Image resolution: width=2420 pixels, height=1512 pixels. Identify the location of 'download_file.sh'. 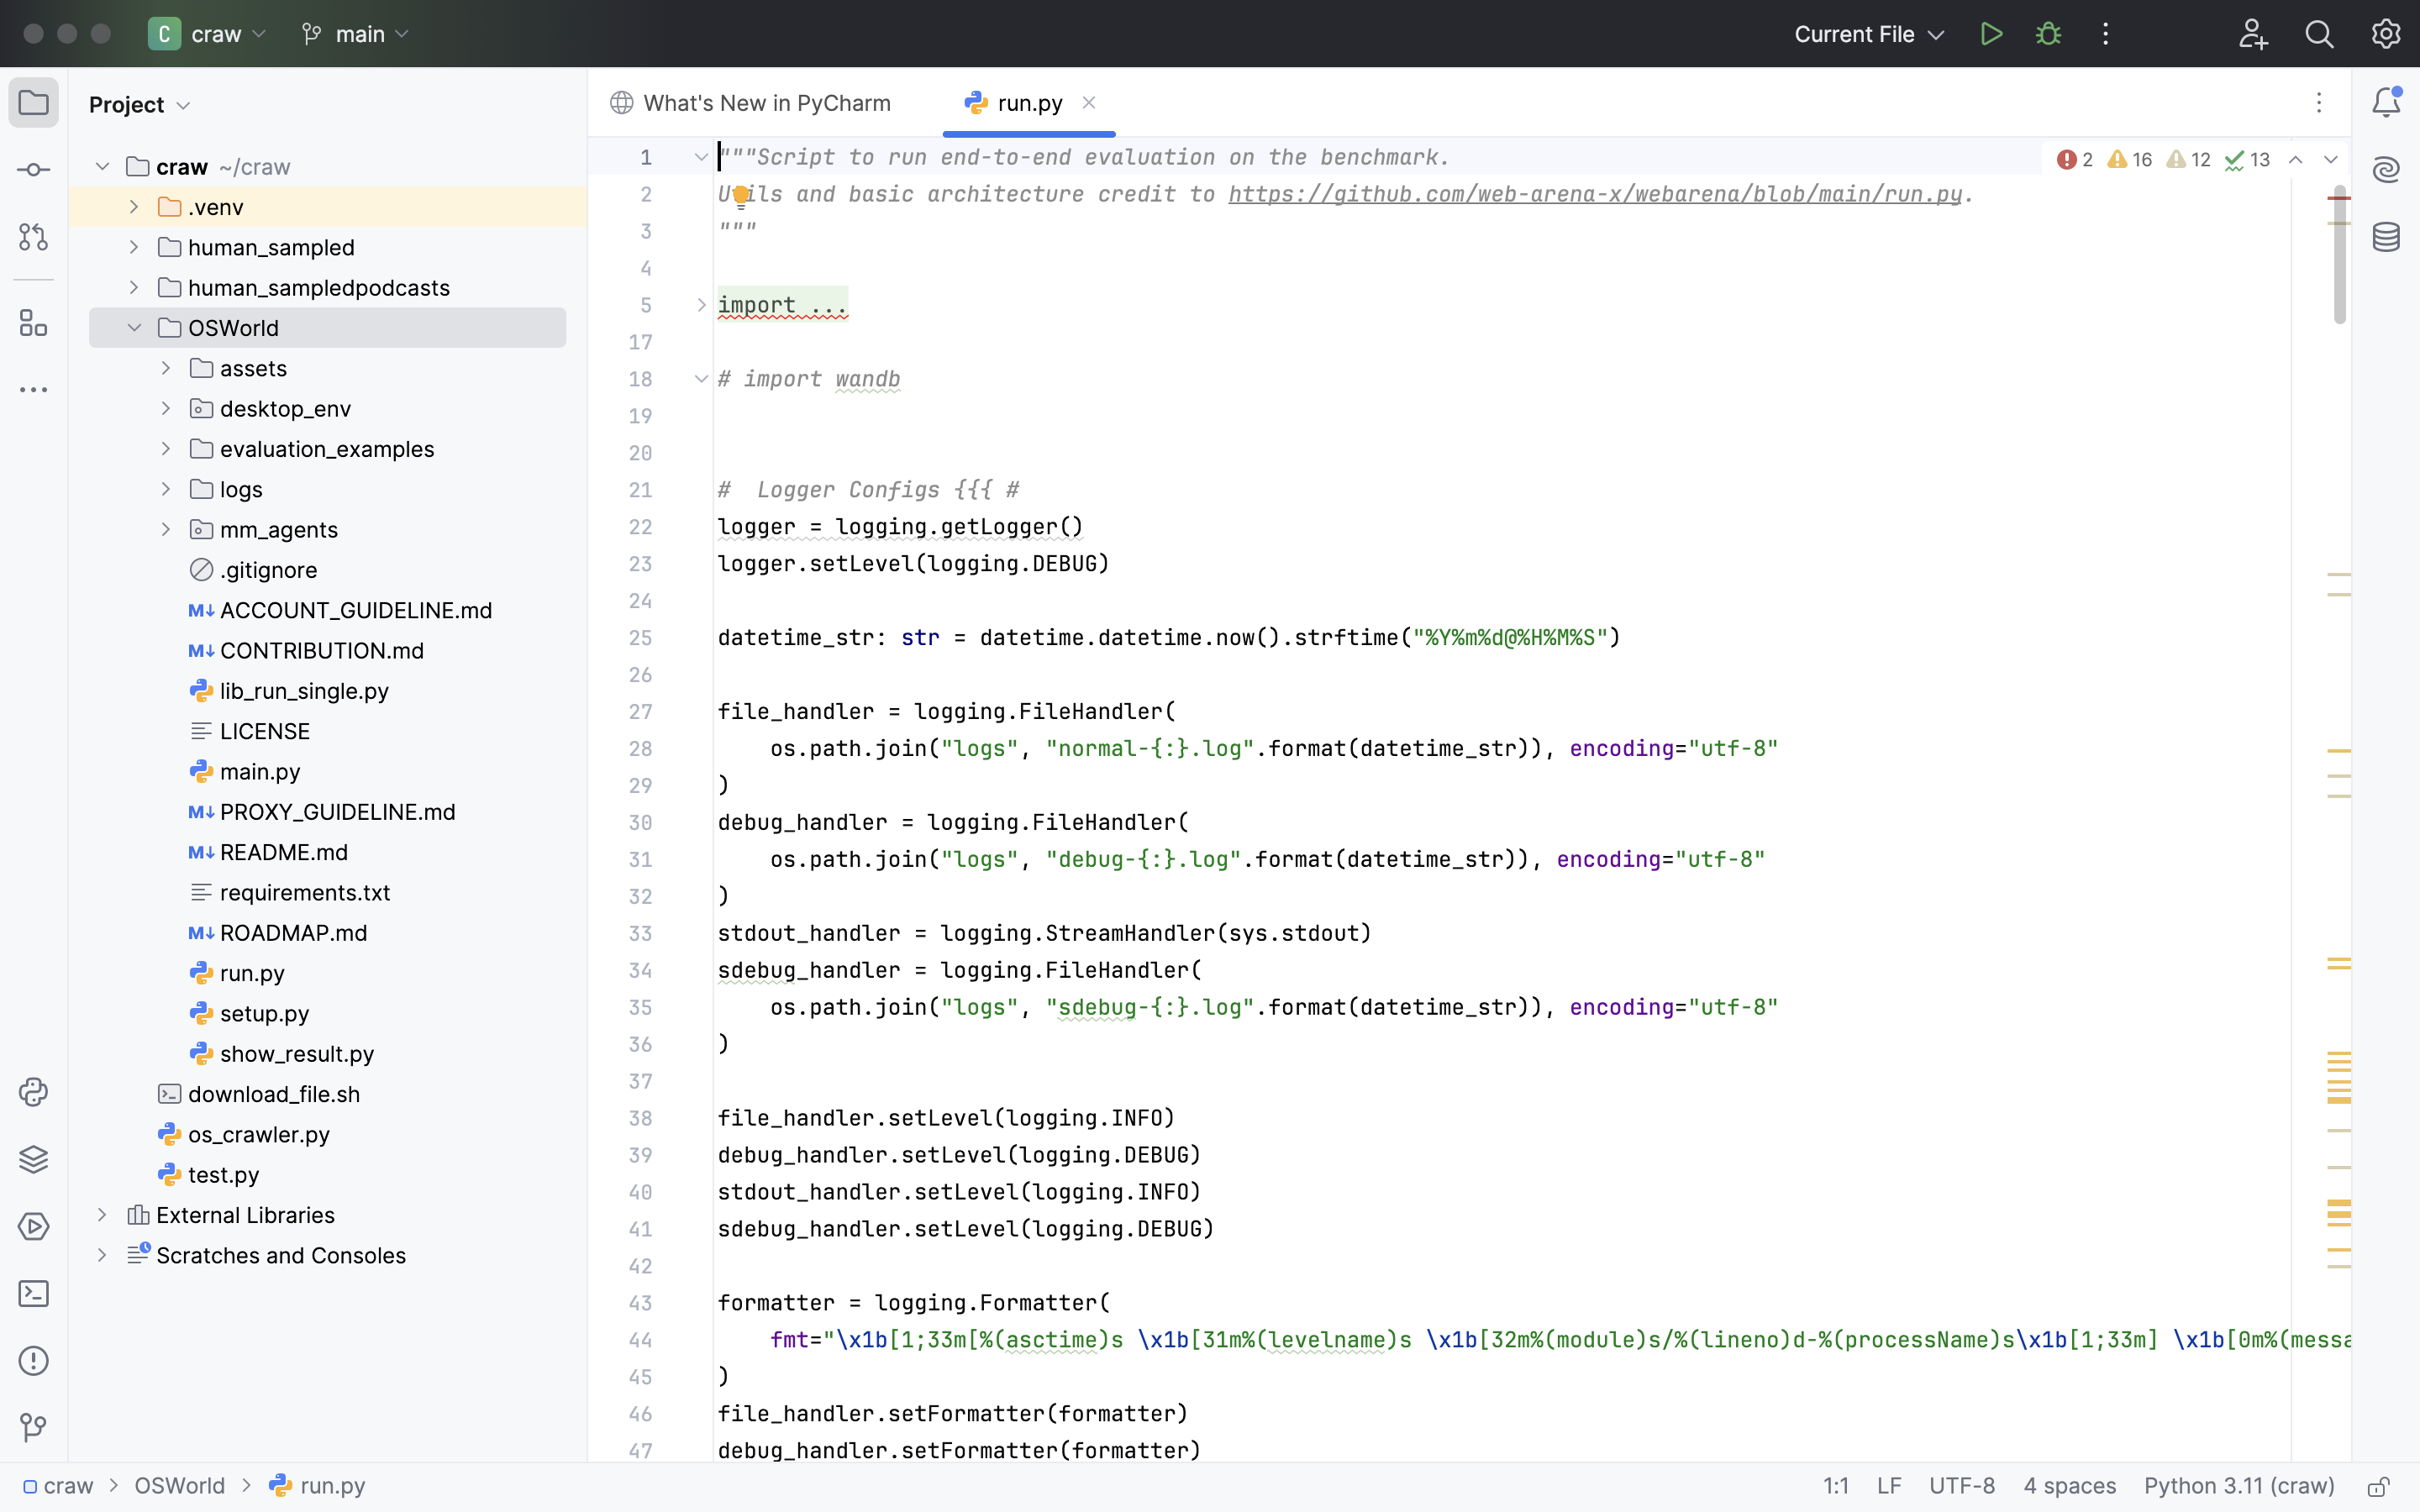
(260, 1092).